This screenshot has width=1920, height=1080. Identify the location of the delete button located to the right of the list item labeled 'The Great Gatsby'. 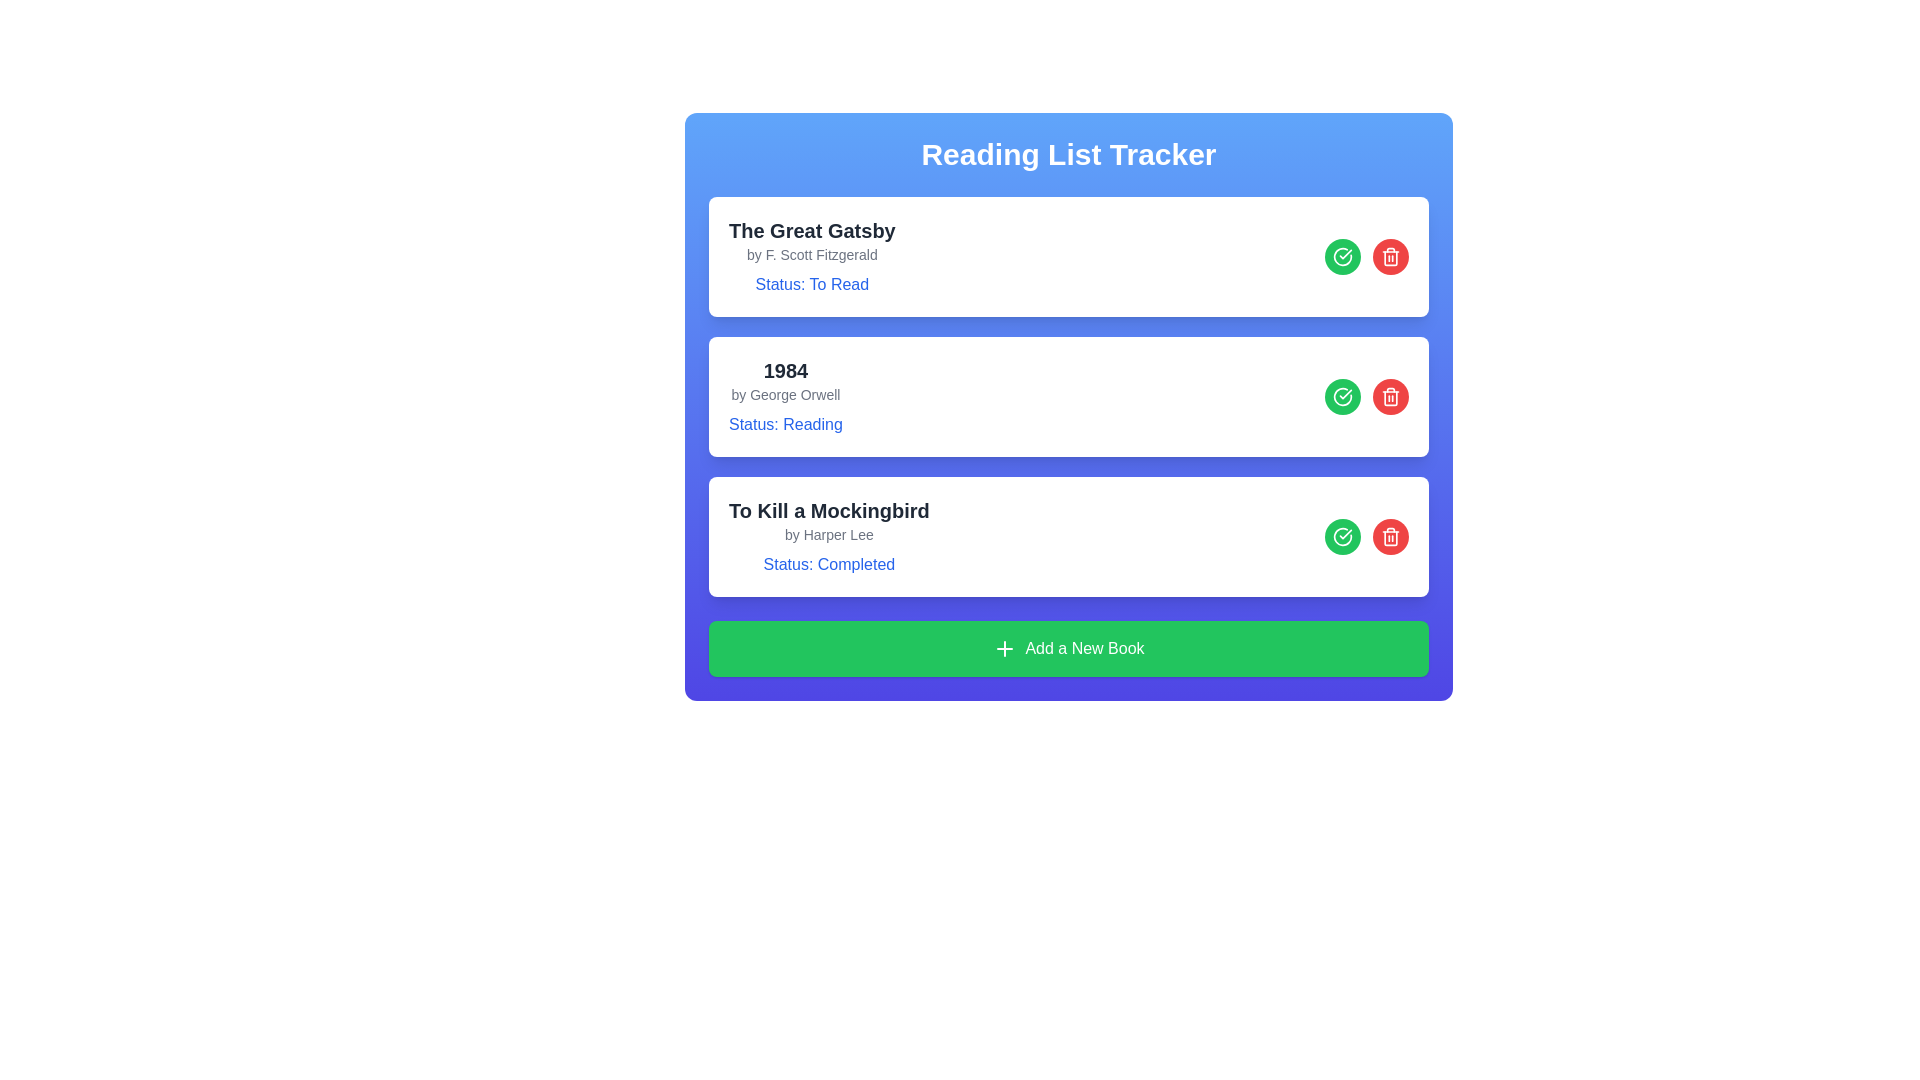
(1390, 256).